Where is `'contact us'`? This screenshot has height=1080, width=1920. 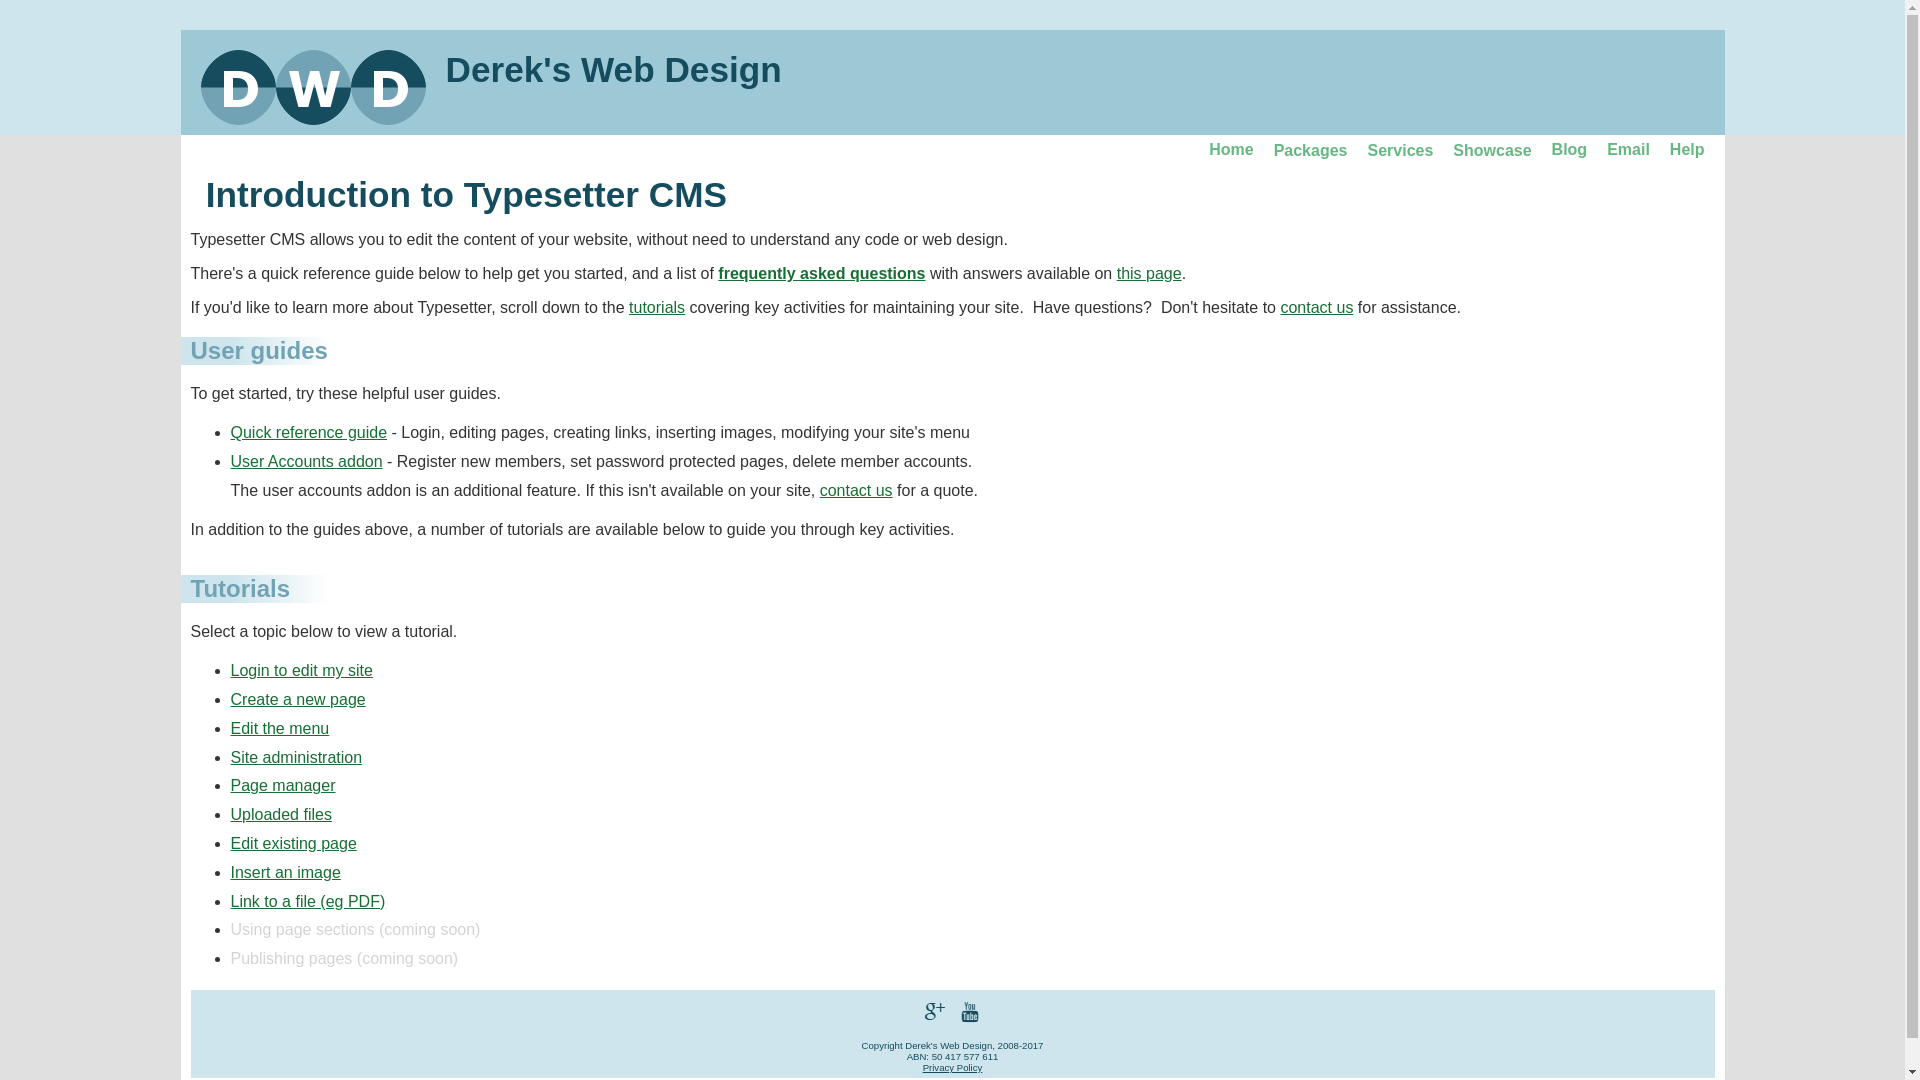
'contact us' is located at coordinates (856, 490).